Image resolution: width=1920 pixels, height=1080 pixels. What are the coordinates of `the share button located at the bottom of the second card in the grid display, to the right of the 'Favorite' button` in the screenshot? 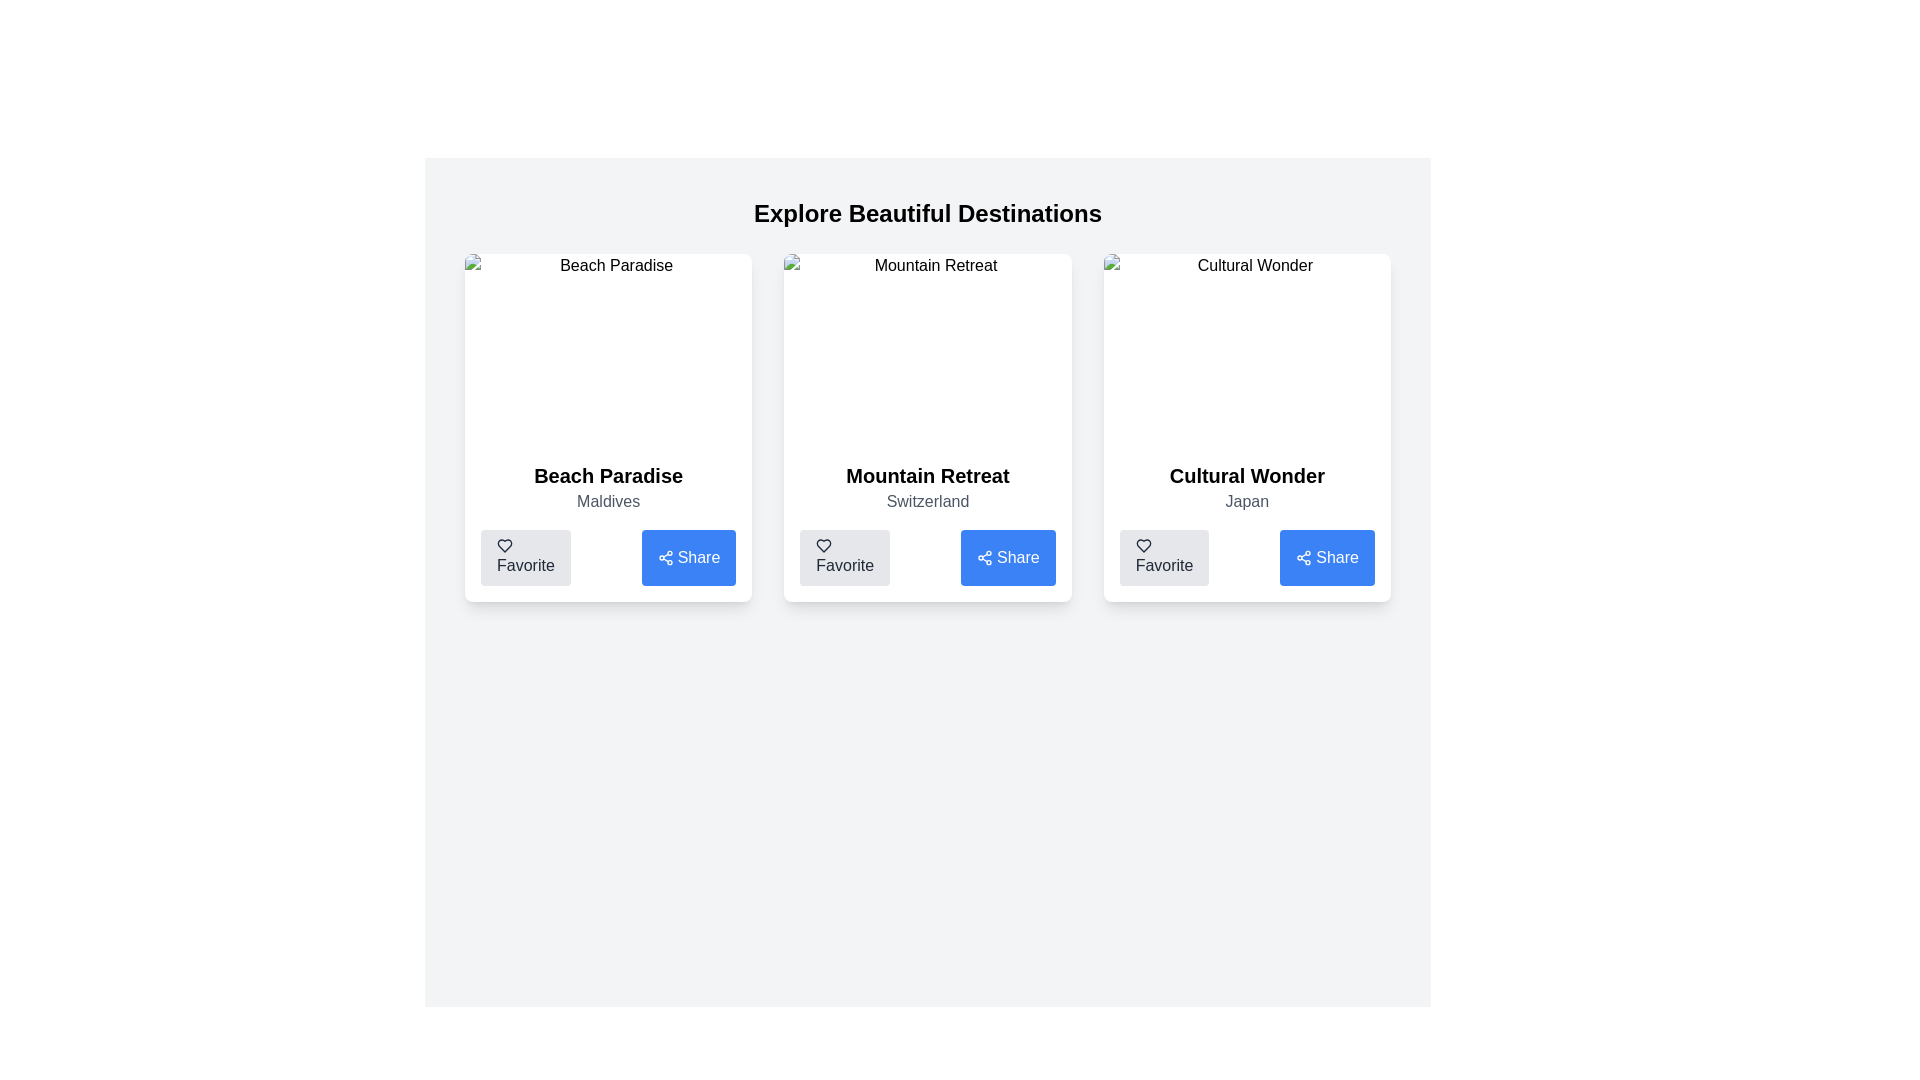 It's located at (1008, 558).